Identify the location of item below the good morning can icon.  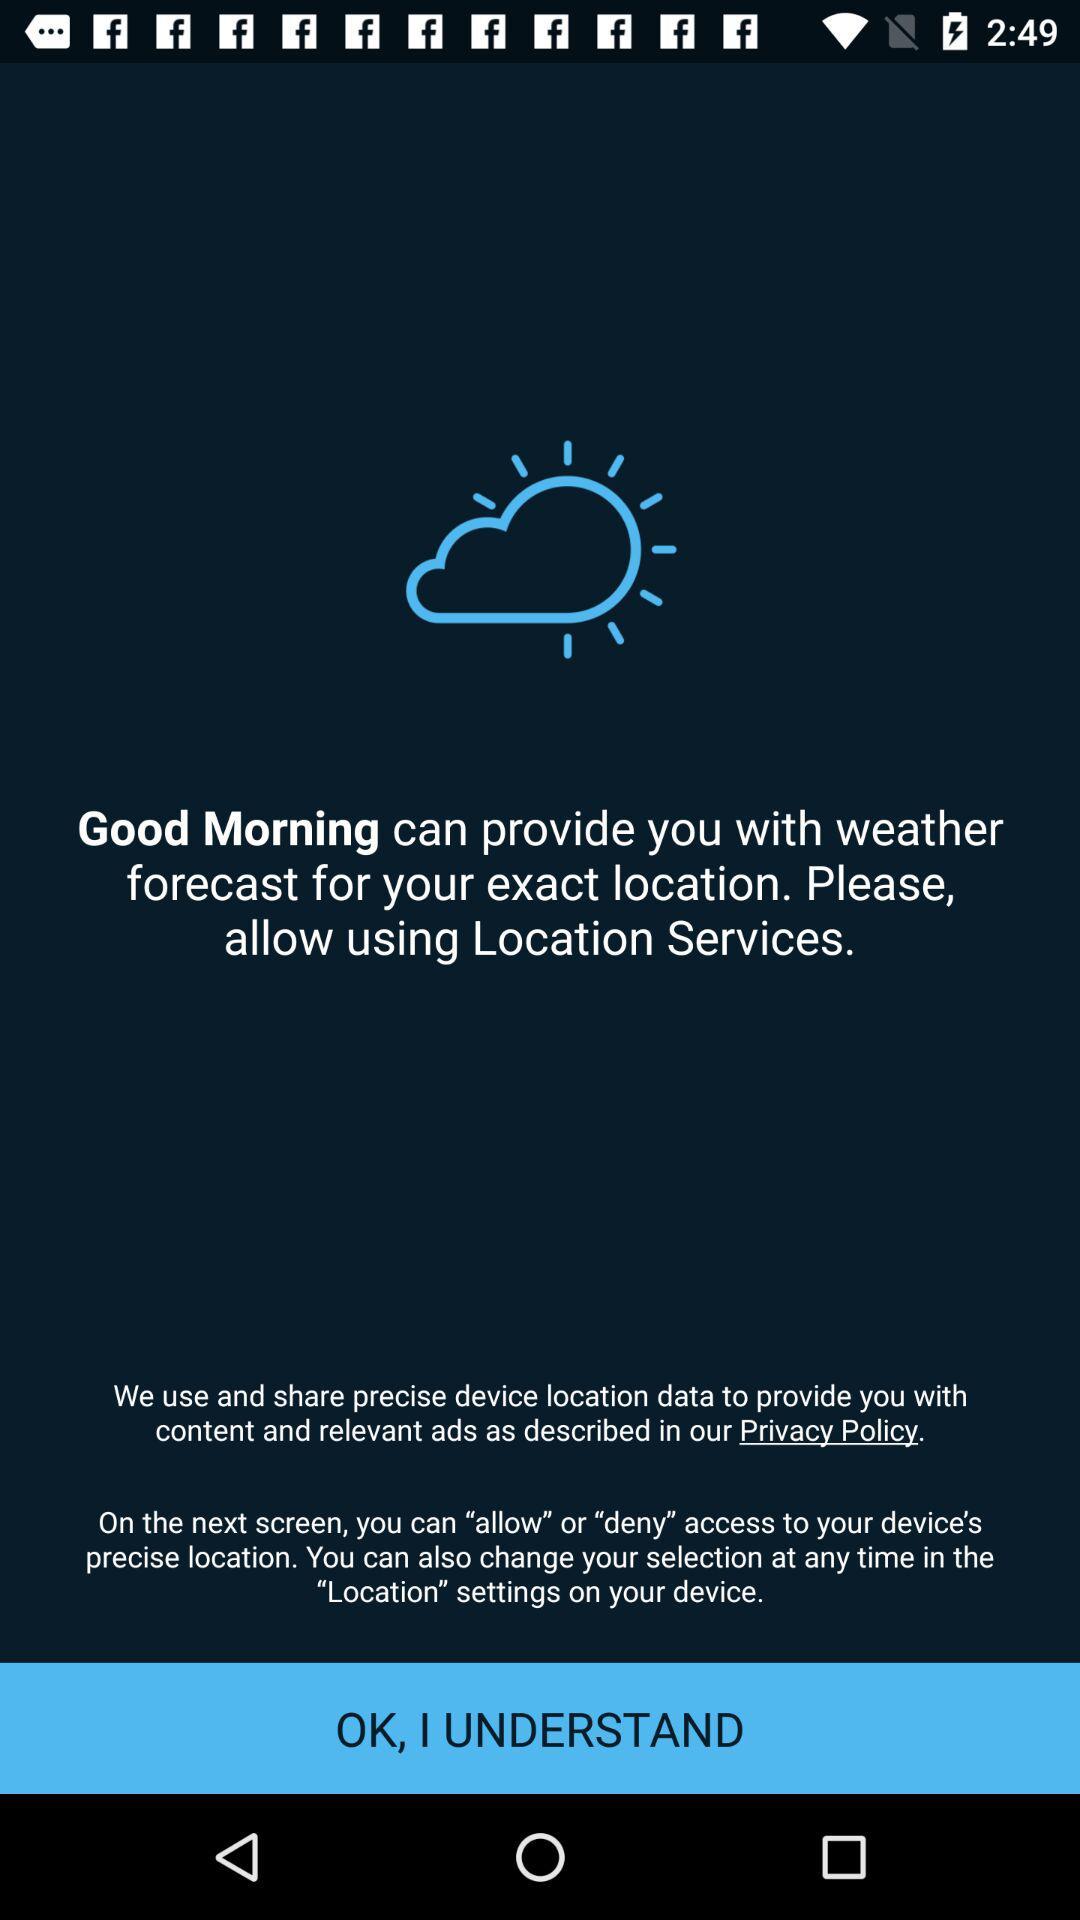
(540, 1410).